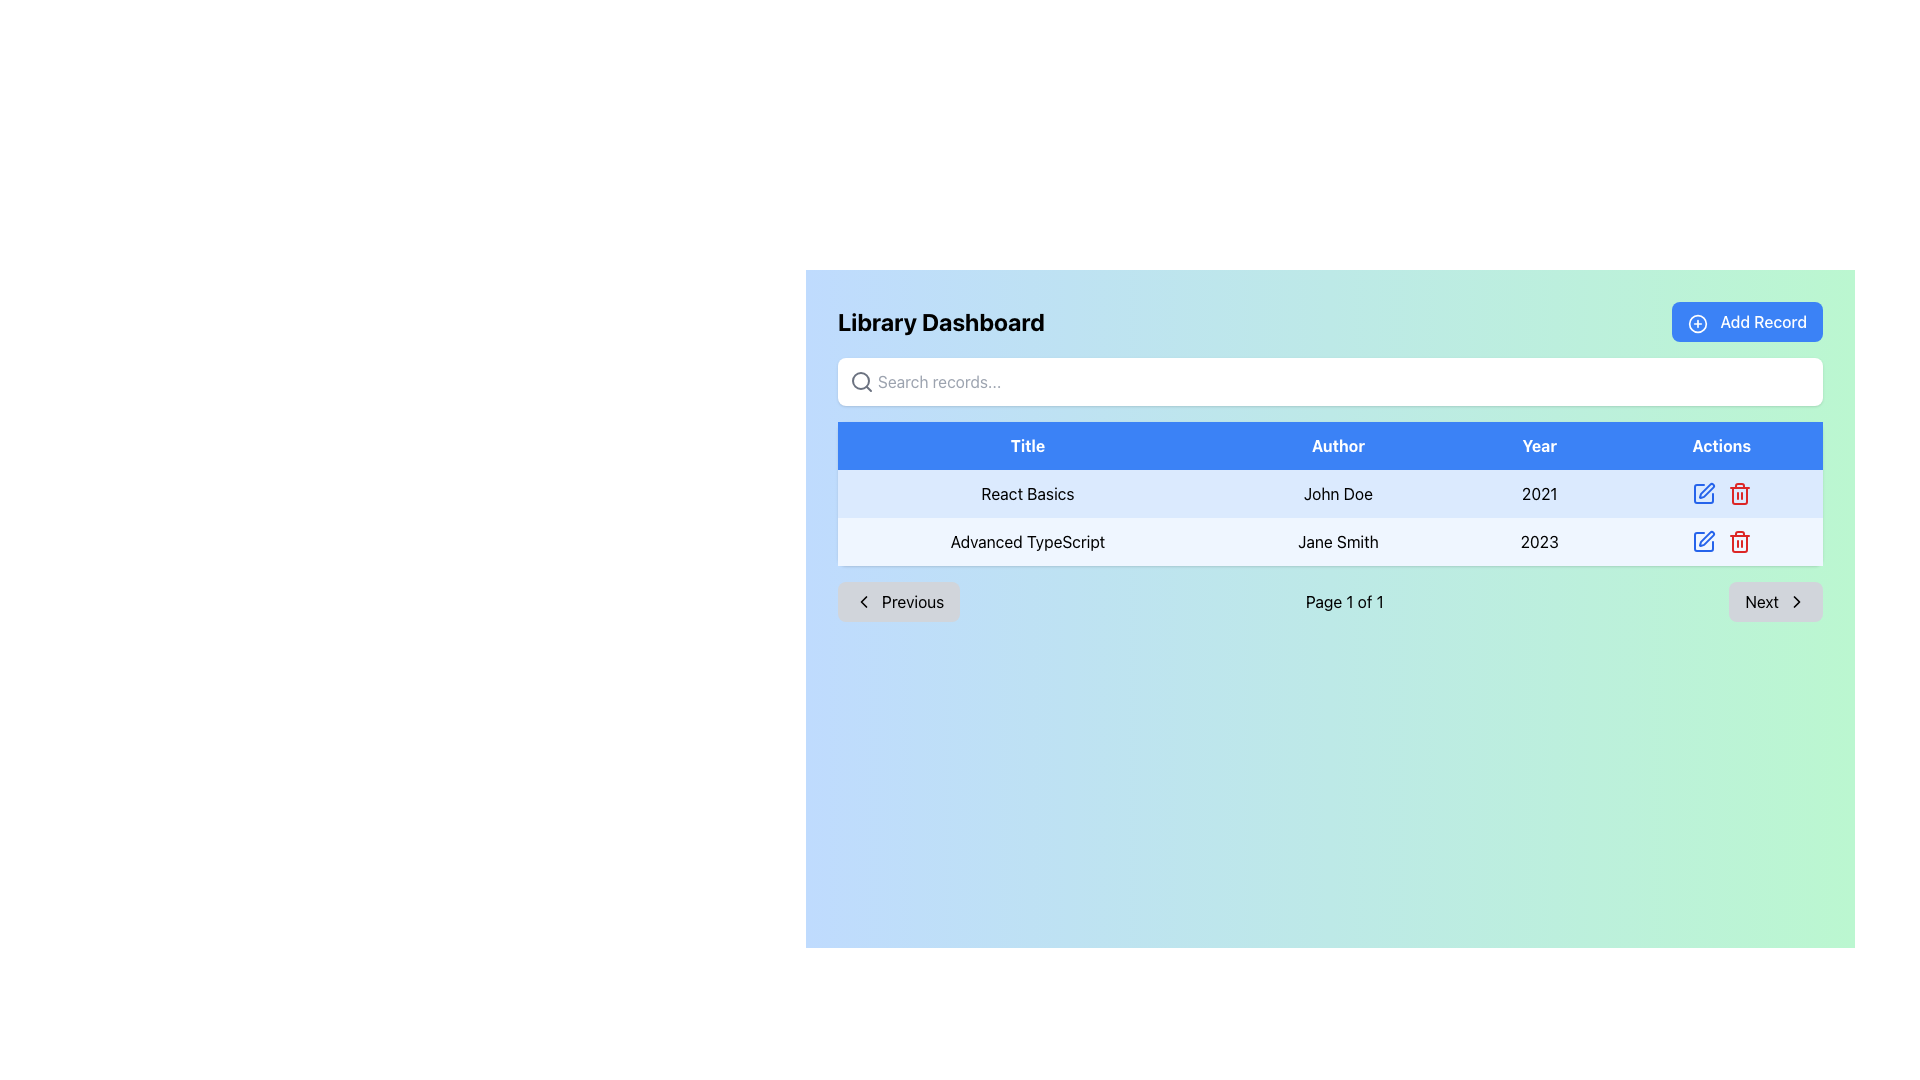  Describe the element at coordinates (898, 600) in the screenshot. I see `the 'Previous' button, which is a rectangular button with a light gray background and bold black text` at that location.